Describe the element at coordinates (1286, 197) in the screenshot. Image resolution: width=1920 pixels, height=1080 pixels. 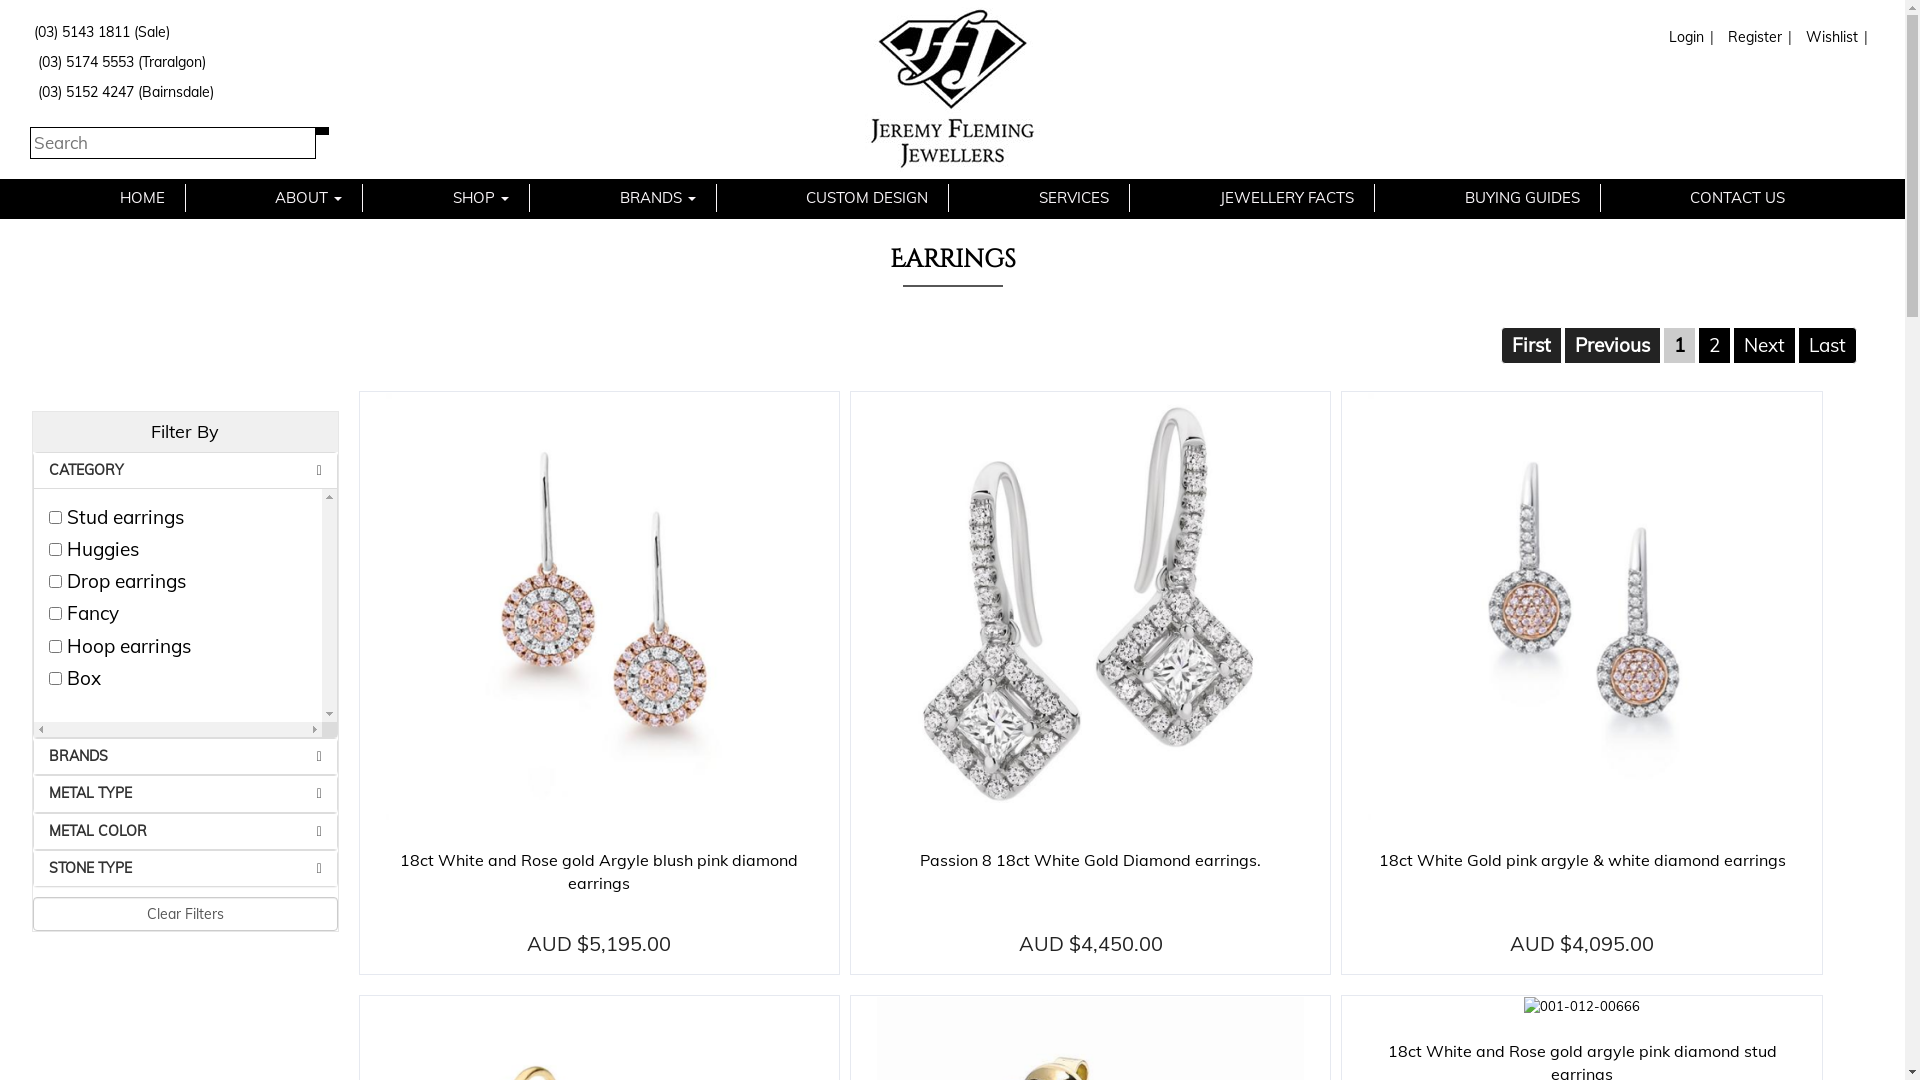
I see `'JEWELLERY FACTS'` at that location.